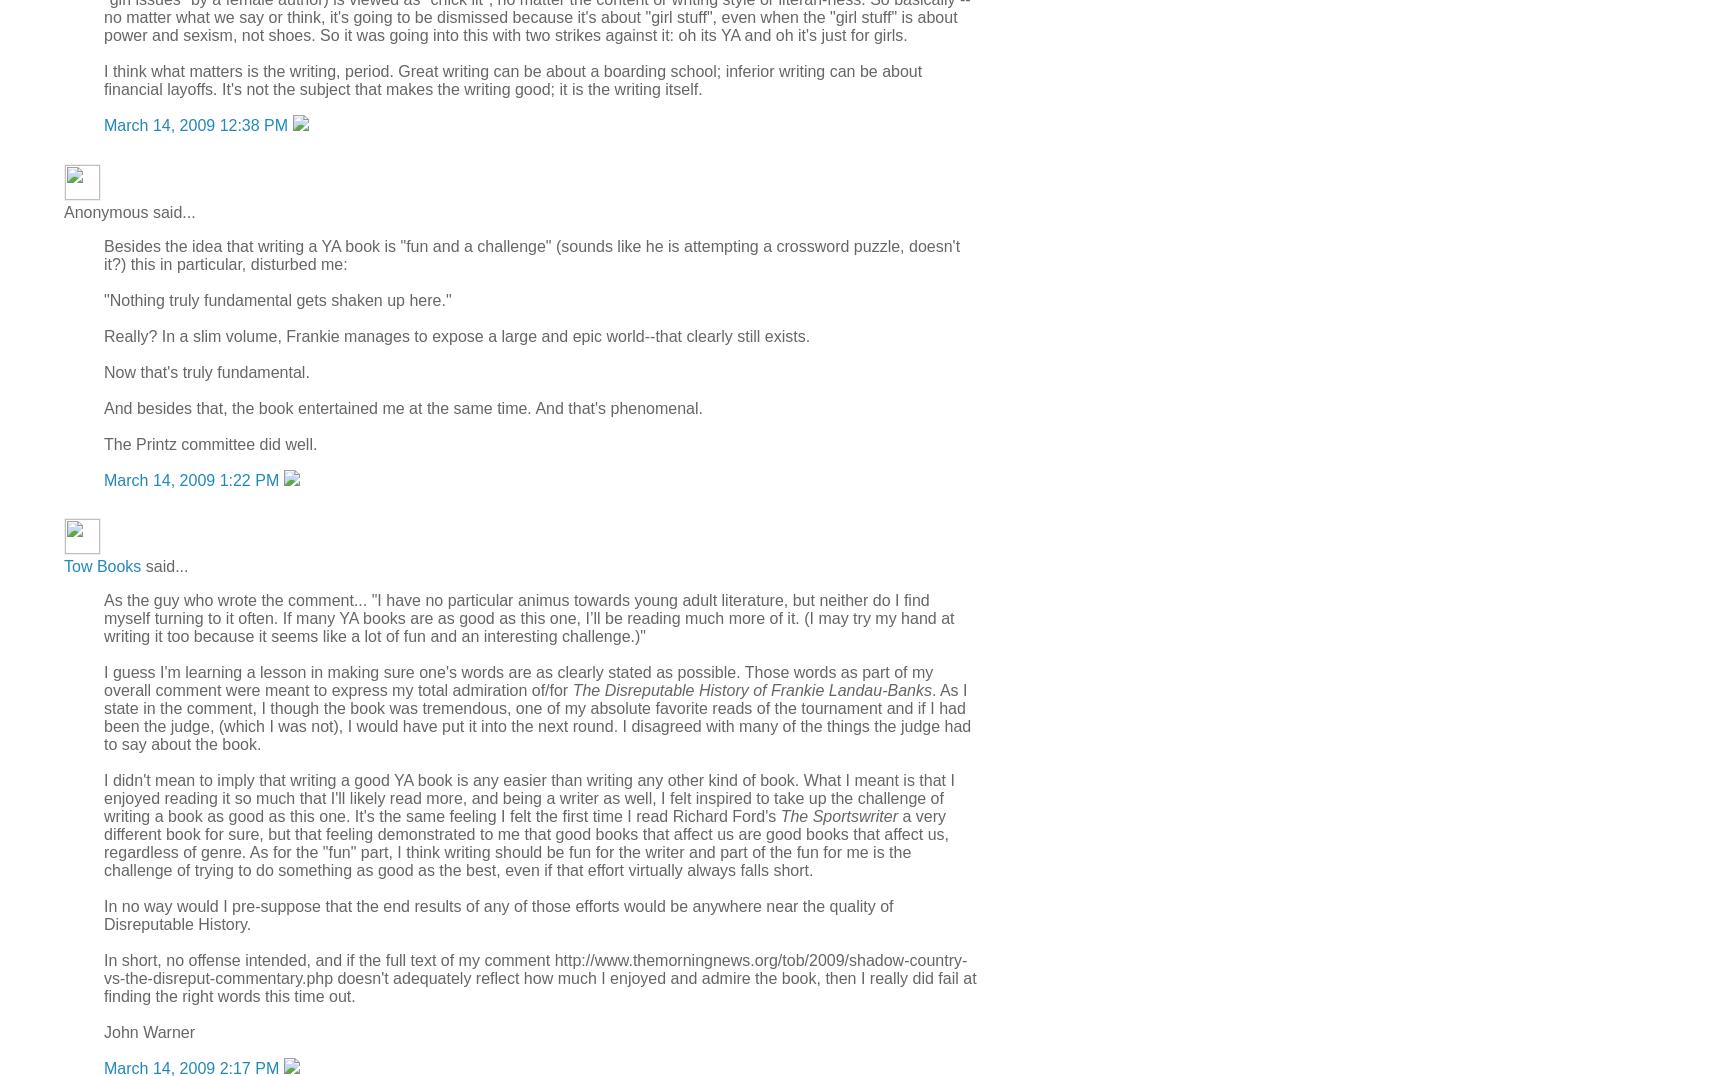  Describe the element at coordinates (778, 814) in the screenshot. I see `'The Sportswriter'` at that location.